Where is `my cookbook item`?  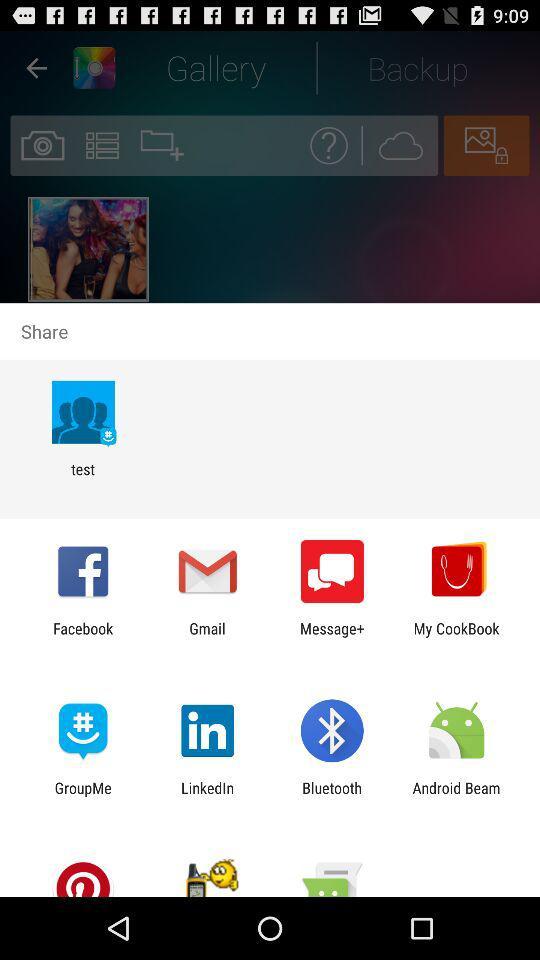
my cookbook item is located at coordinates (456, 636).